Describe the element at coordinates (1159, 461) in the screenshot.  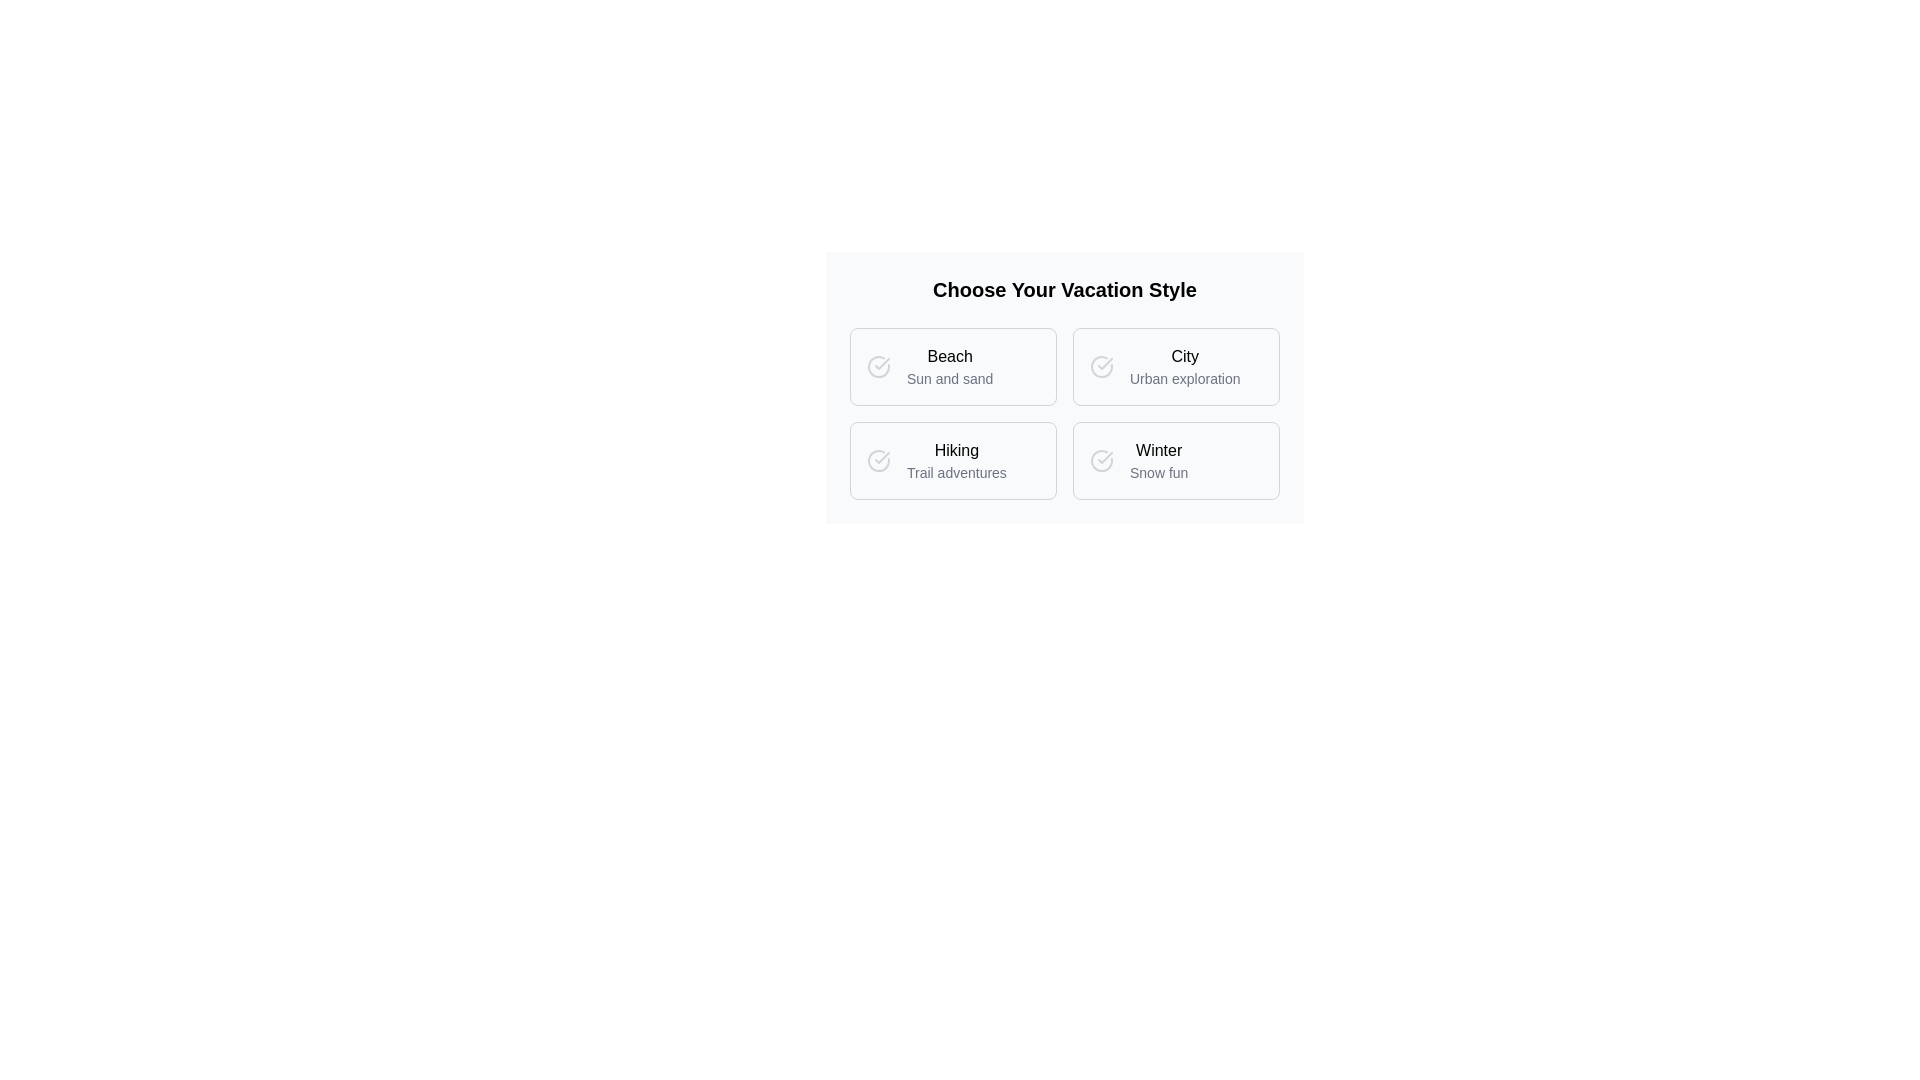
I see `the Text display block that shows 'Winter' in bold black font and 'Snow fun' in smaller gray font, located at the bottom-right of a 2x2 grid layout` at that location.